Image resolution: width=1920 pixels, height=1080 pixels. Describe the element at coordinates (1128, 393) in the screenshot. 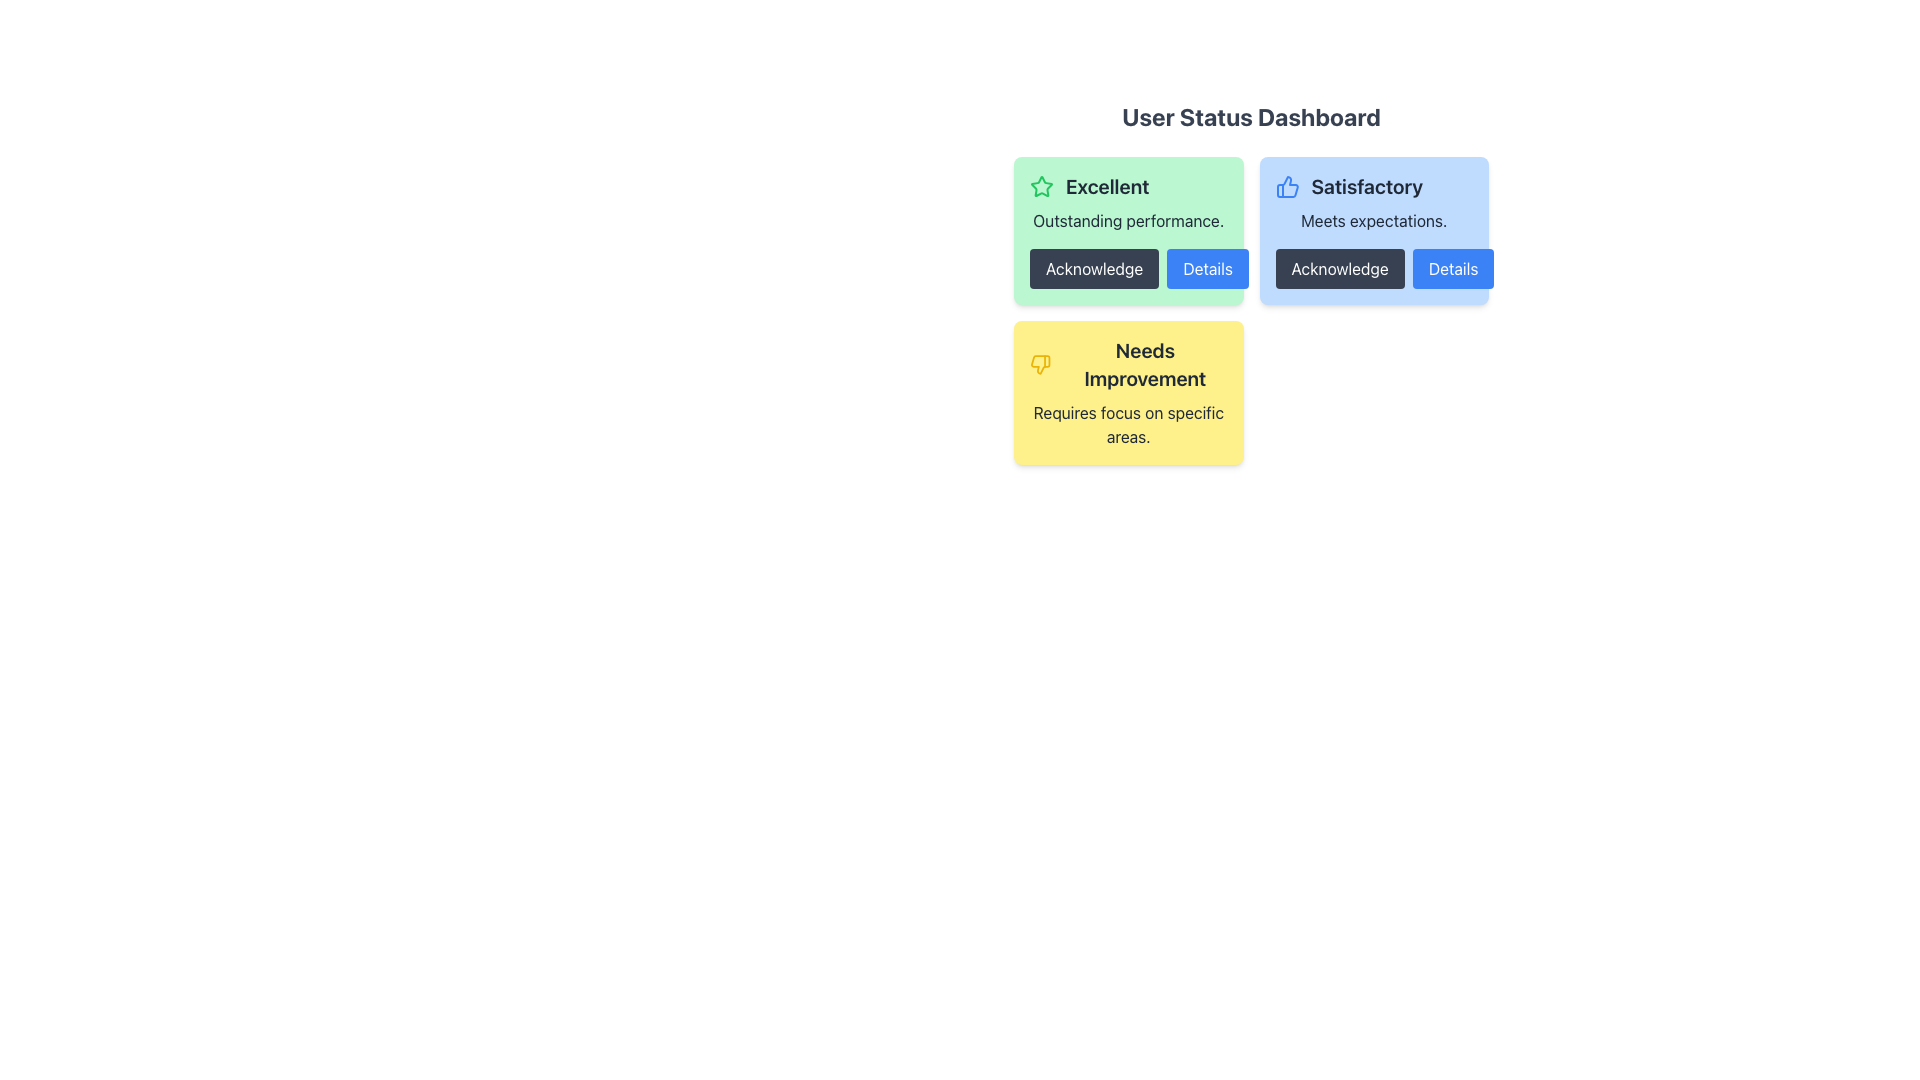

I see `the Informational card indicating 'Needs Improvement' located in the bottom-left of the User Status Dashboard, positioned below the 'Excellent' card and adjacent to the 'Satisfactory' card` at that location.